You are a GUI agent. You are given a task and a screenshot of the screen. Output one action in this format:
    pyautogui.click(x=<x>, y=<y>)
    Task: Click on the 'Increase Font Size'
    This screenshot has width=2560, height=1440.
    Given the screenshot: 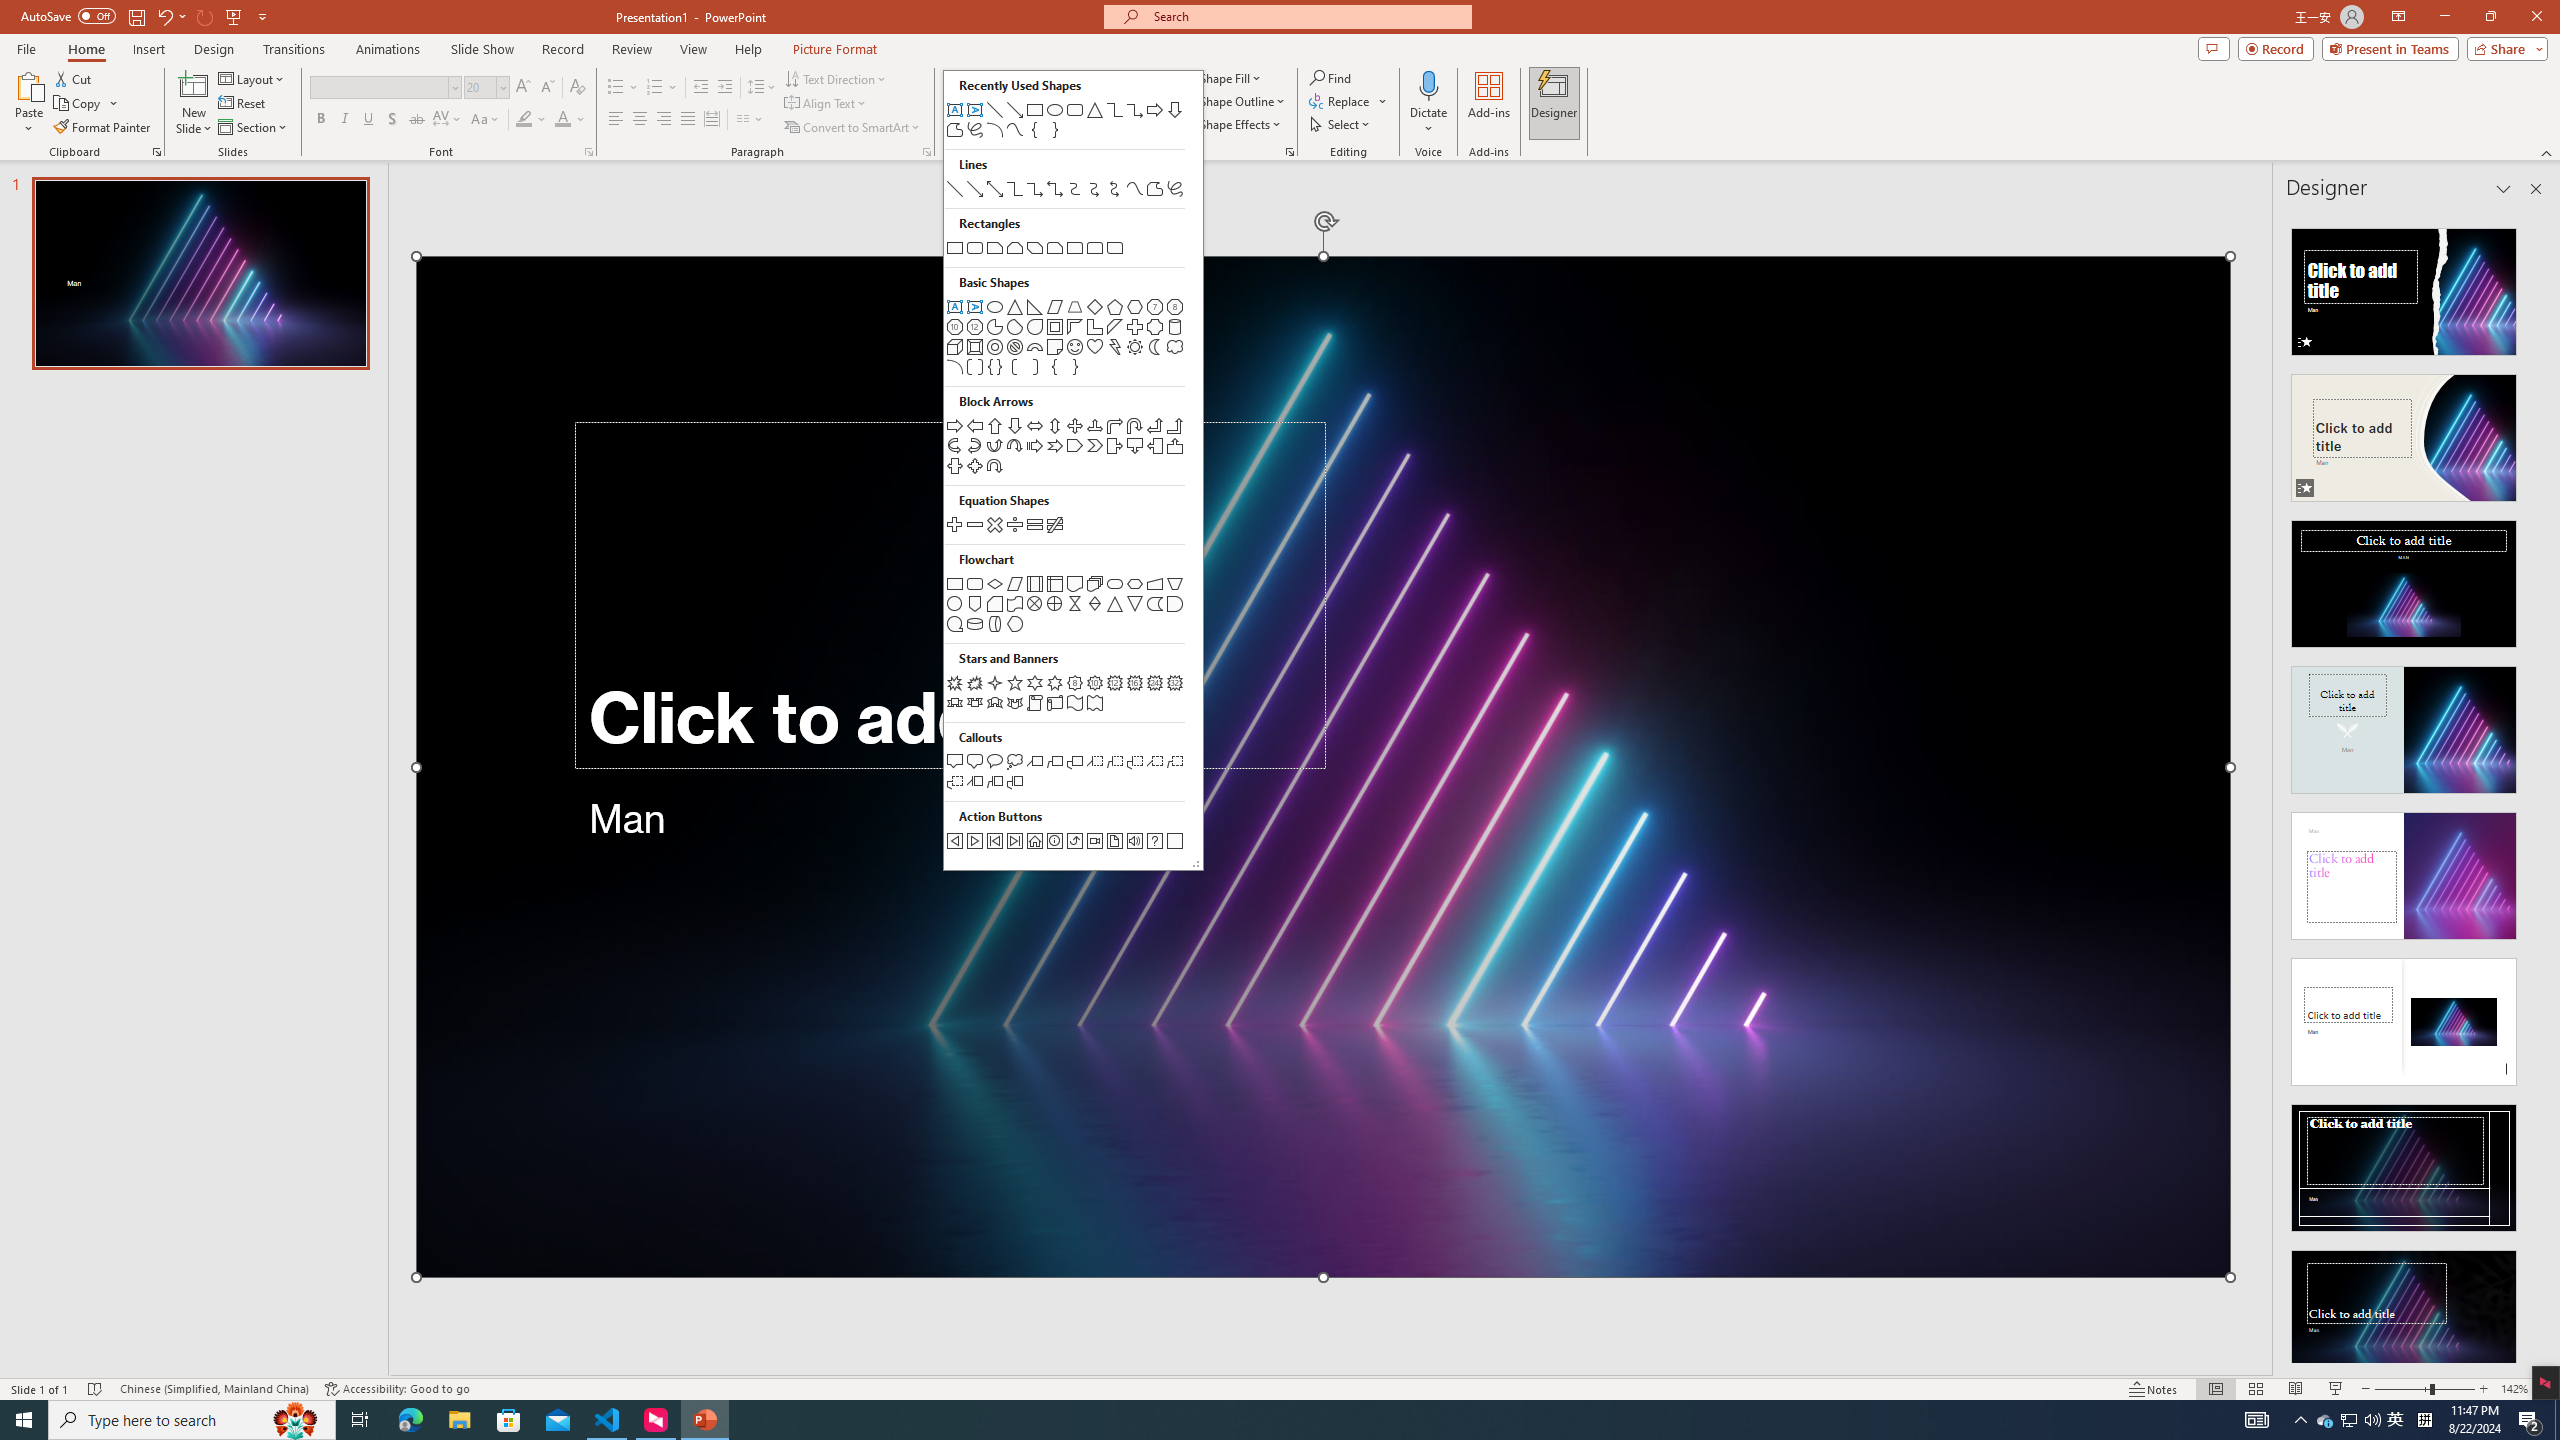 What is the action you would take?
    pyautogui.click(x=522, y=87)
    